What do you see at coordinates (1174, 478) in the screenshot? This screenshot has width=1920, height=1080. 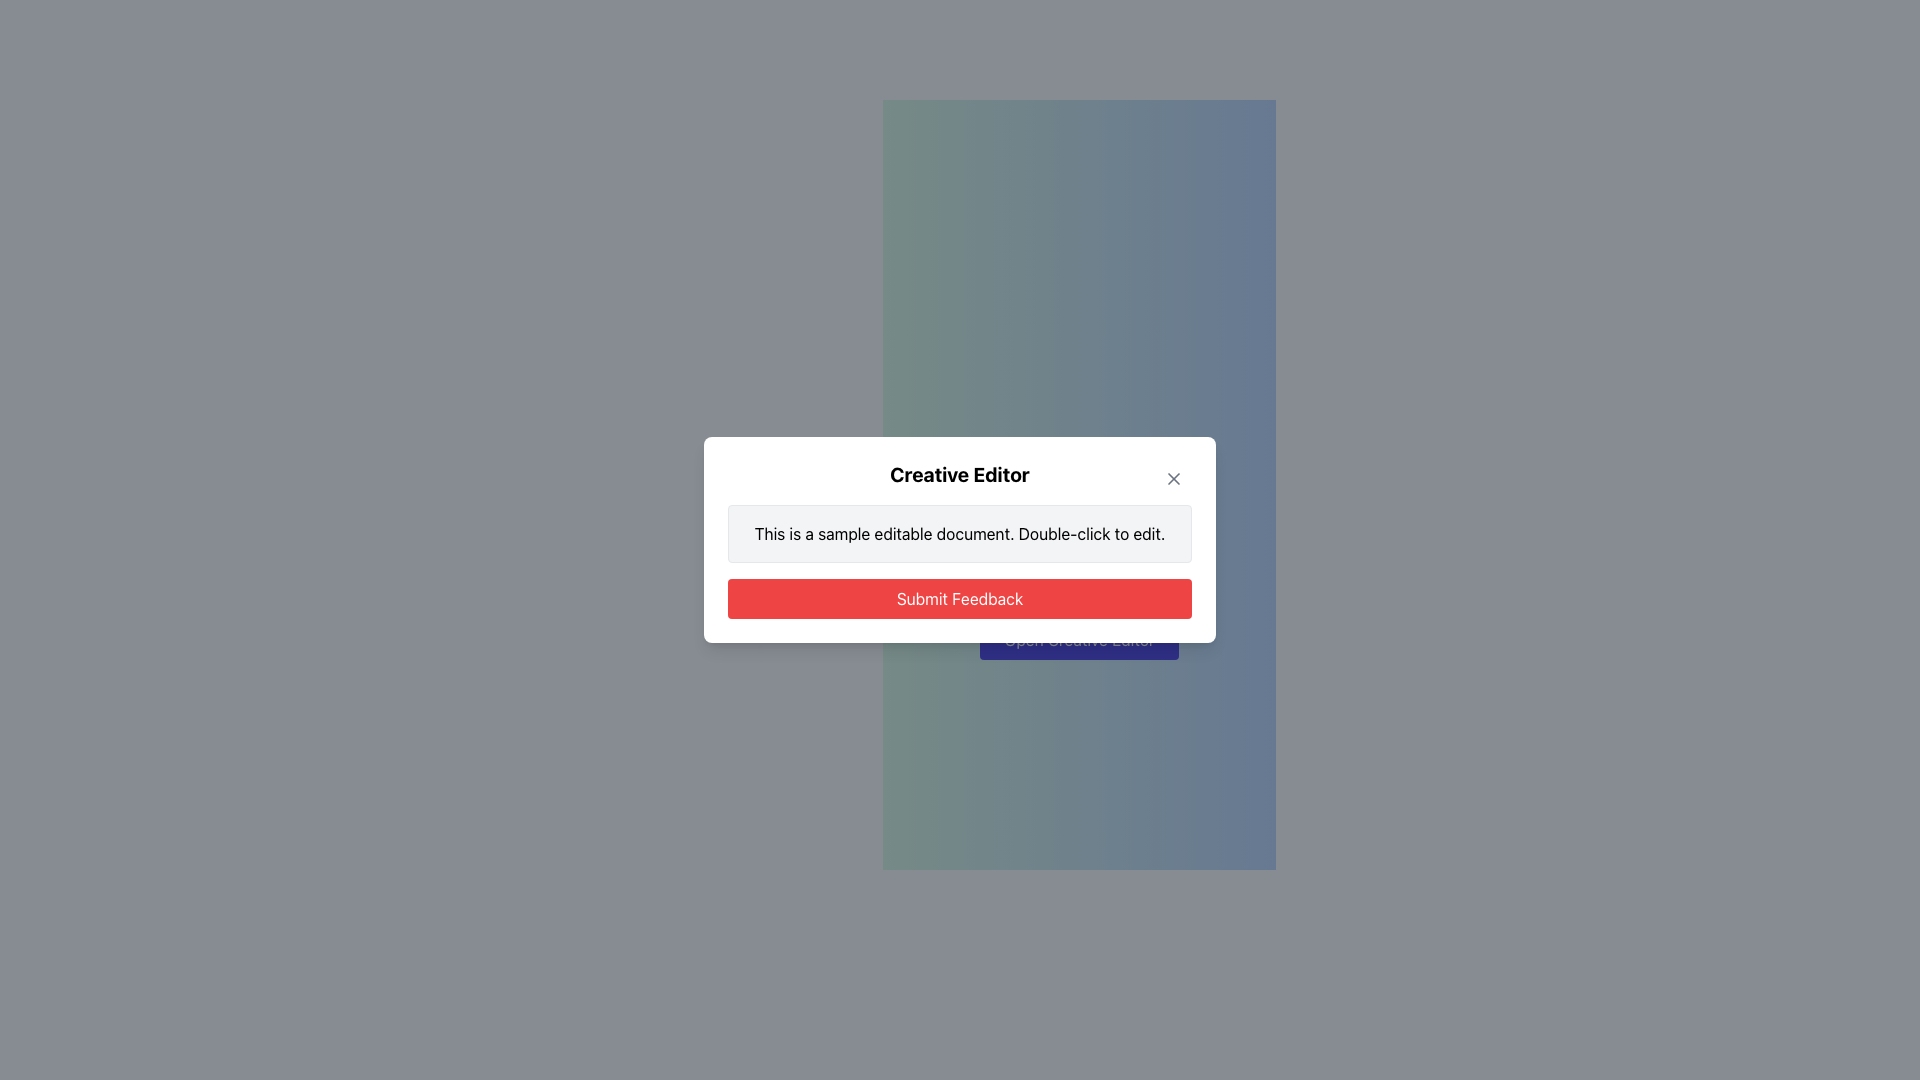 I see `the small cross icon located at the top-right corner of the 'Creative Editor' modal` at bounding box center [1174, 478].